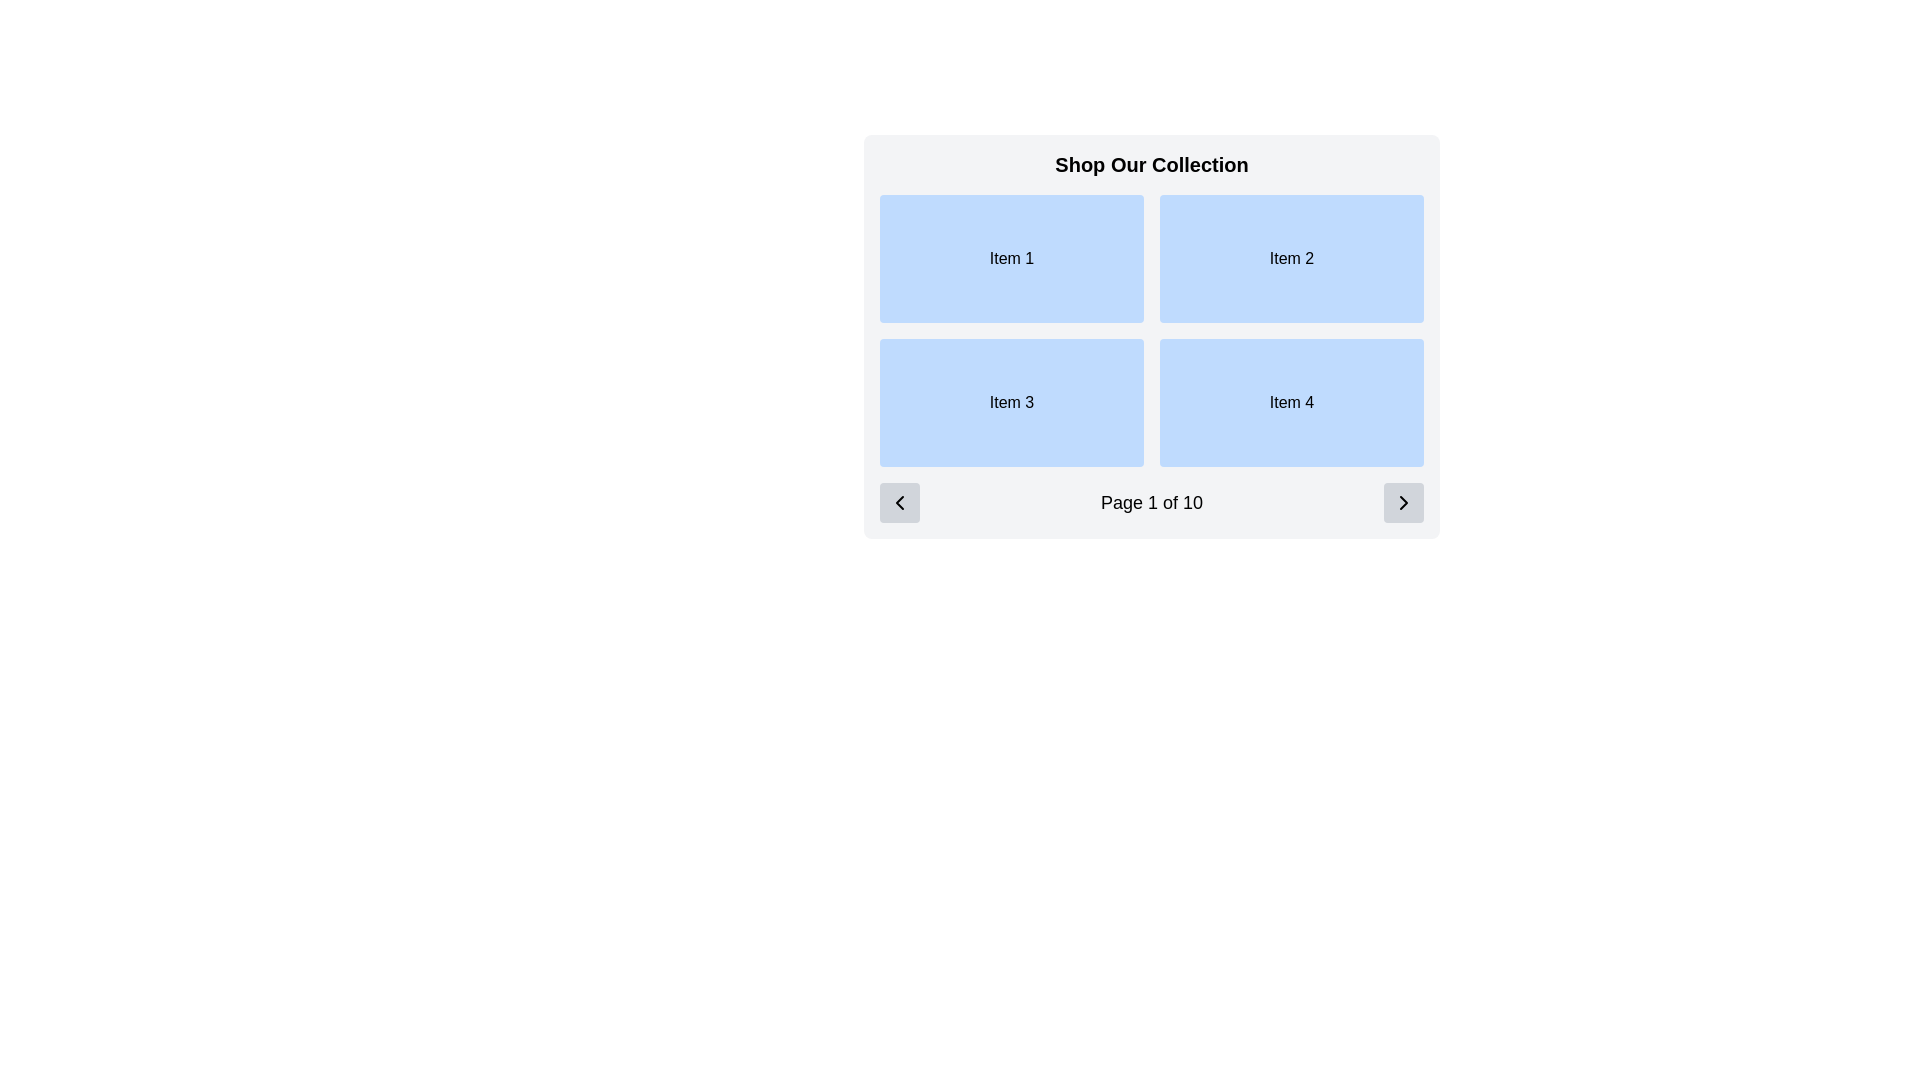 The image size is (1920, 1080). Describe the element at coordinates (899, 501) in the screenshot. I see `the navigation button located at the bottom left corner of the collection browsing interface to observe a style change` at that location.